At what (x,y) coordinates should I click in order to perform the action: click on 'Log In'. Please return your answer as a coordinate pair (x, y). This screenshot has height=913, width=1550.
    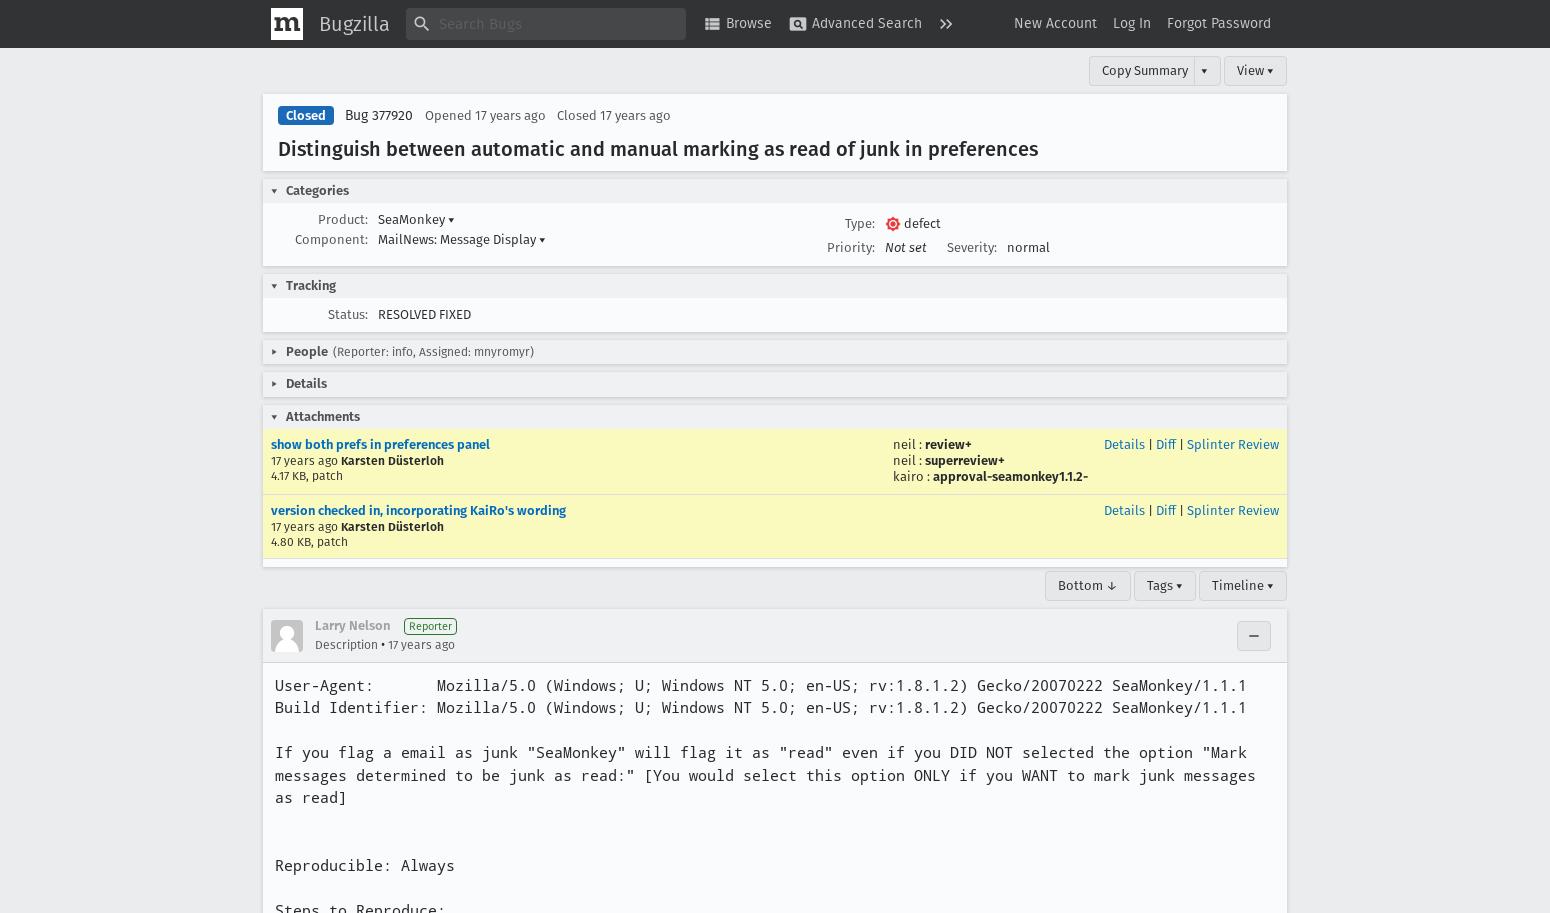
    Looking at the image, I should click on (1130, 23).